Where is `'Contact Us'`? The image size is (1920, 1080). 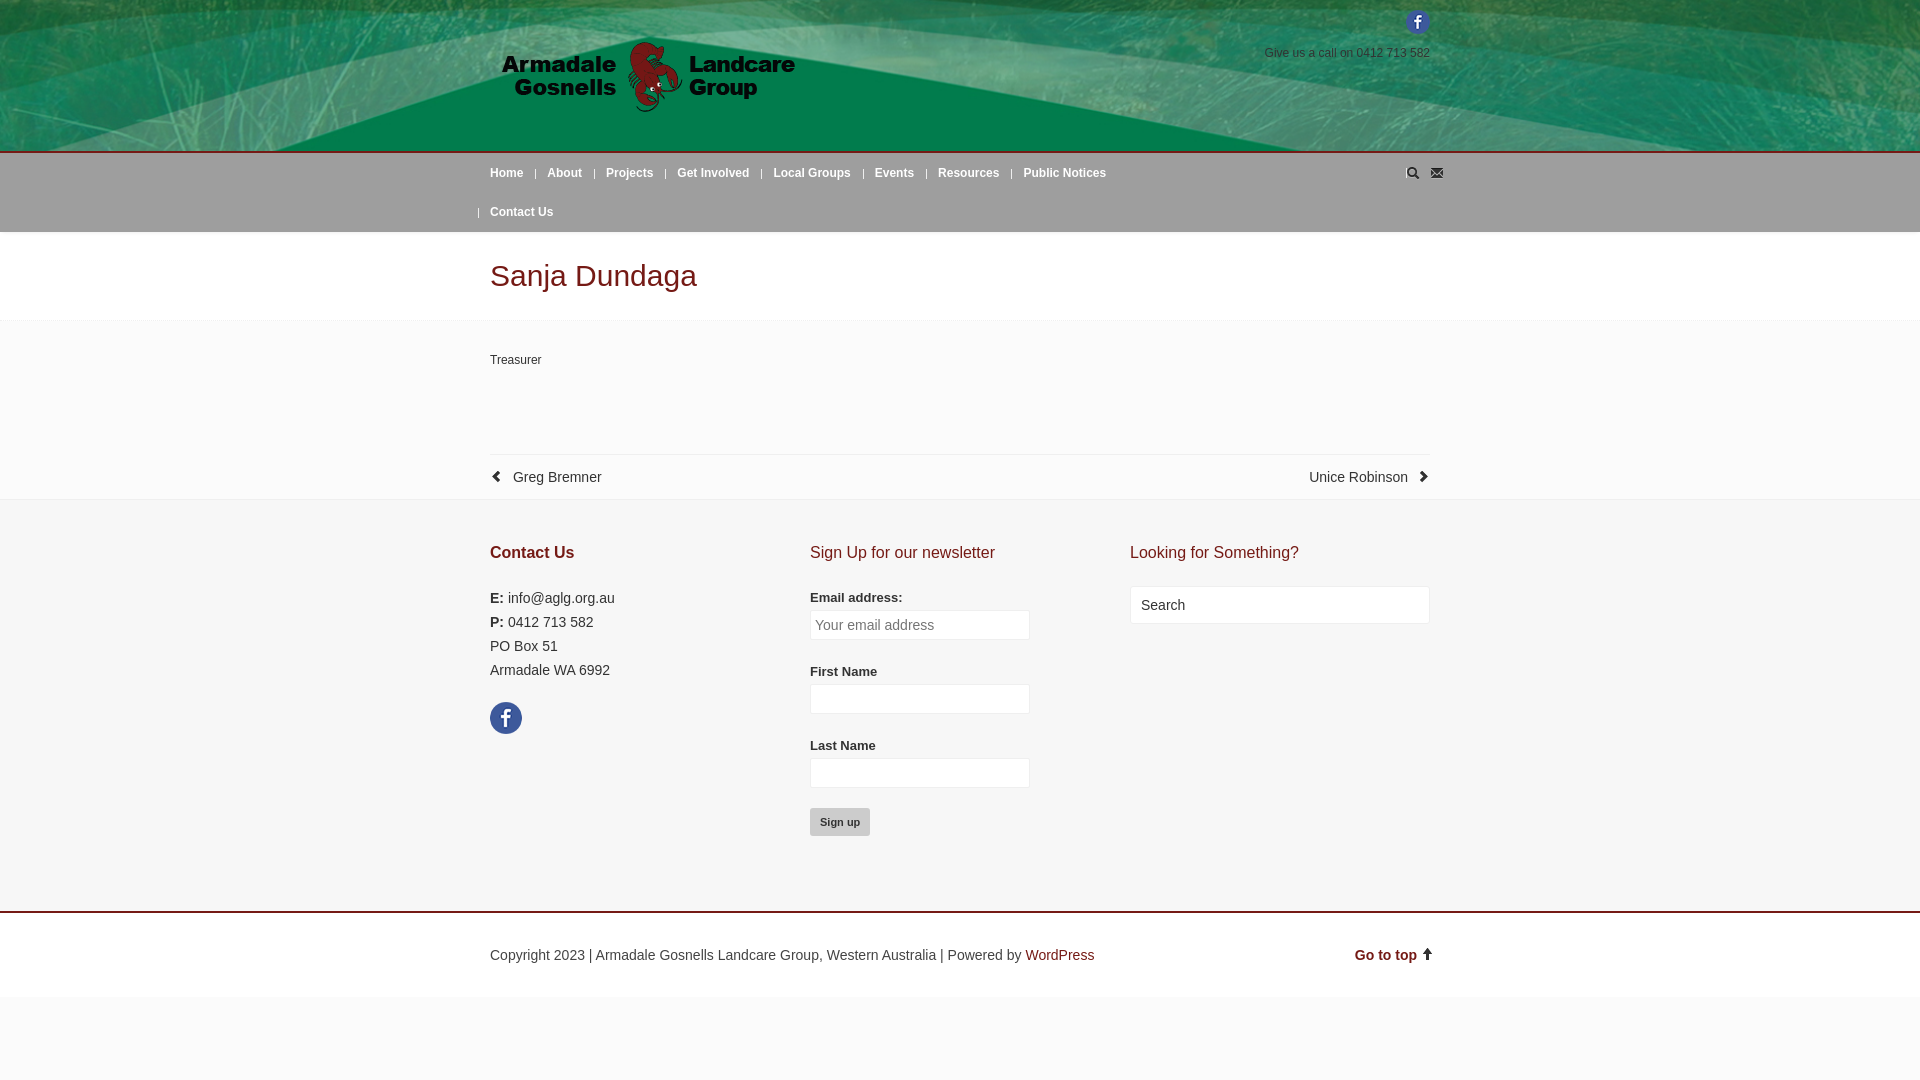
'Contact Us' is located at coordinates (521, 212).